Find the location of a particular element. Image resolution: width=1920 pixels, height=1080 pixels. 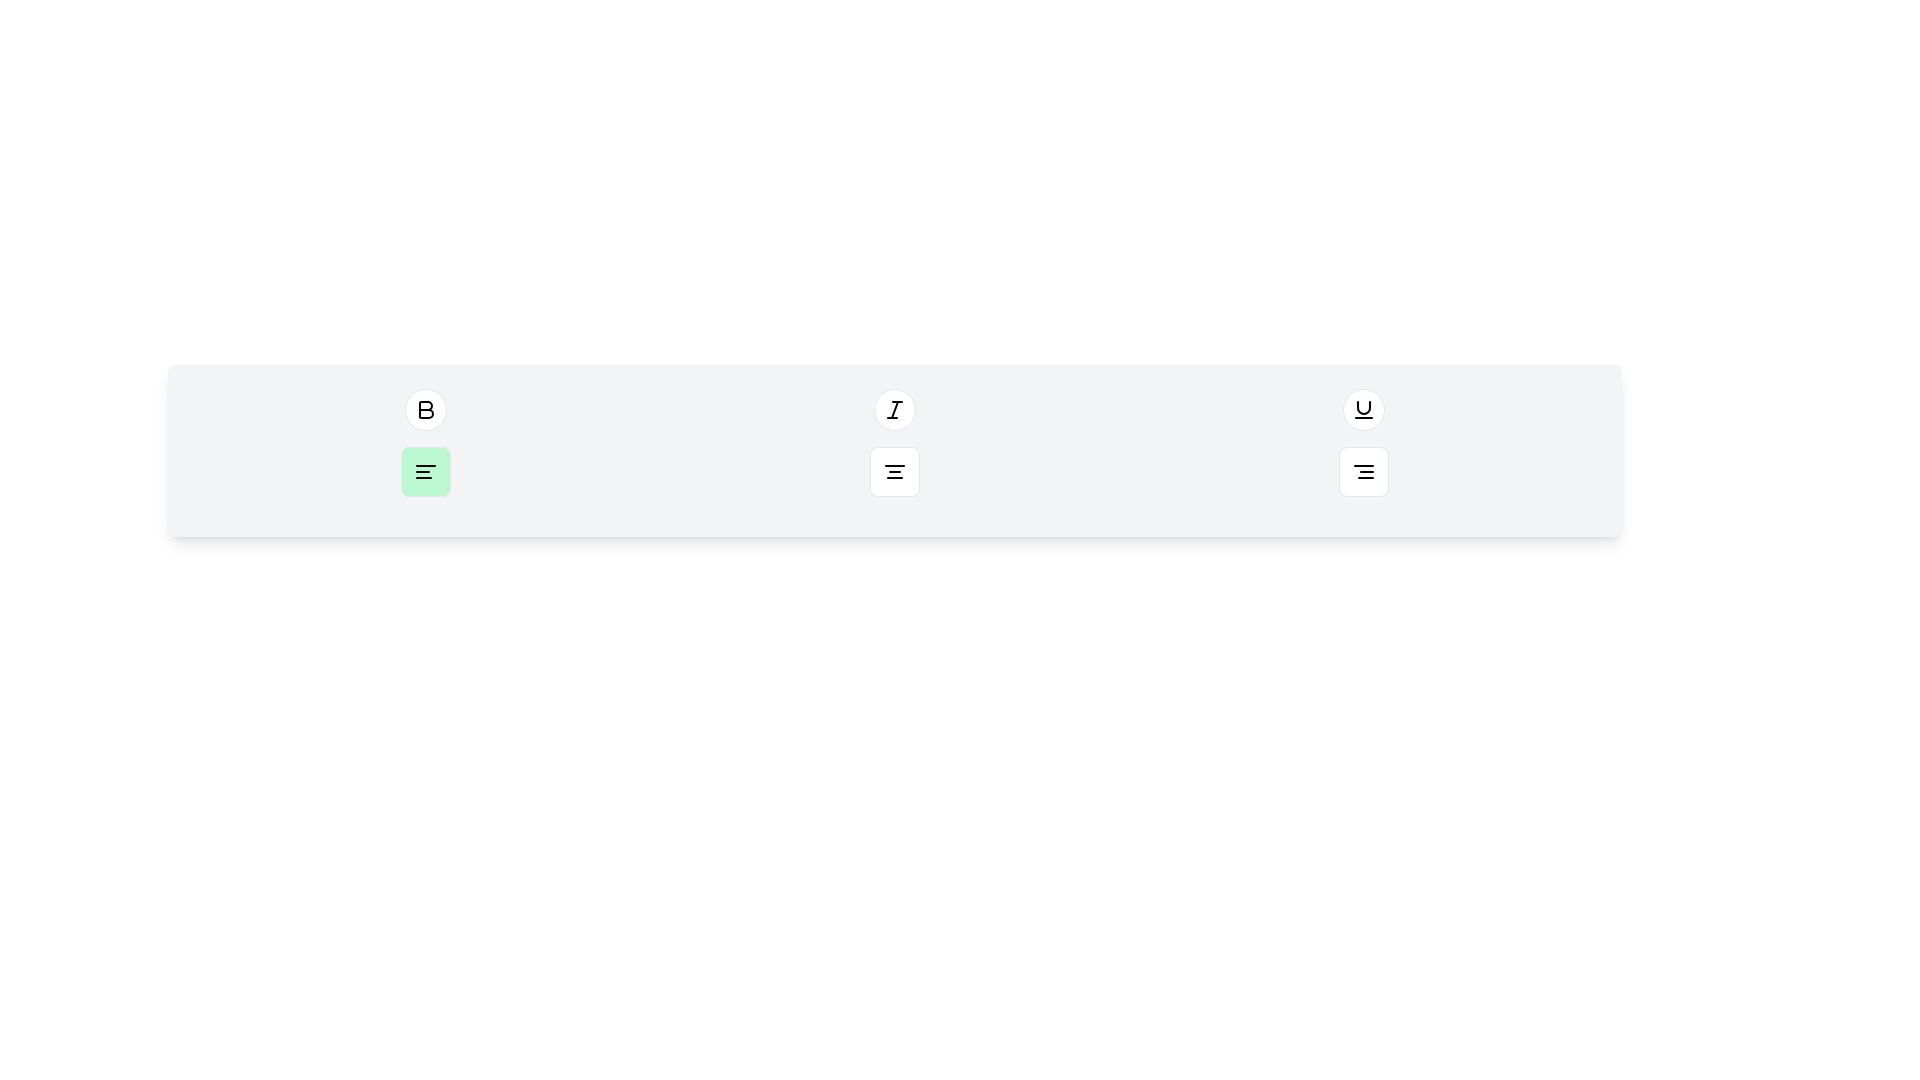

the underline icon button located at the right end of the toolbar is located at coordinates (1362, 408).